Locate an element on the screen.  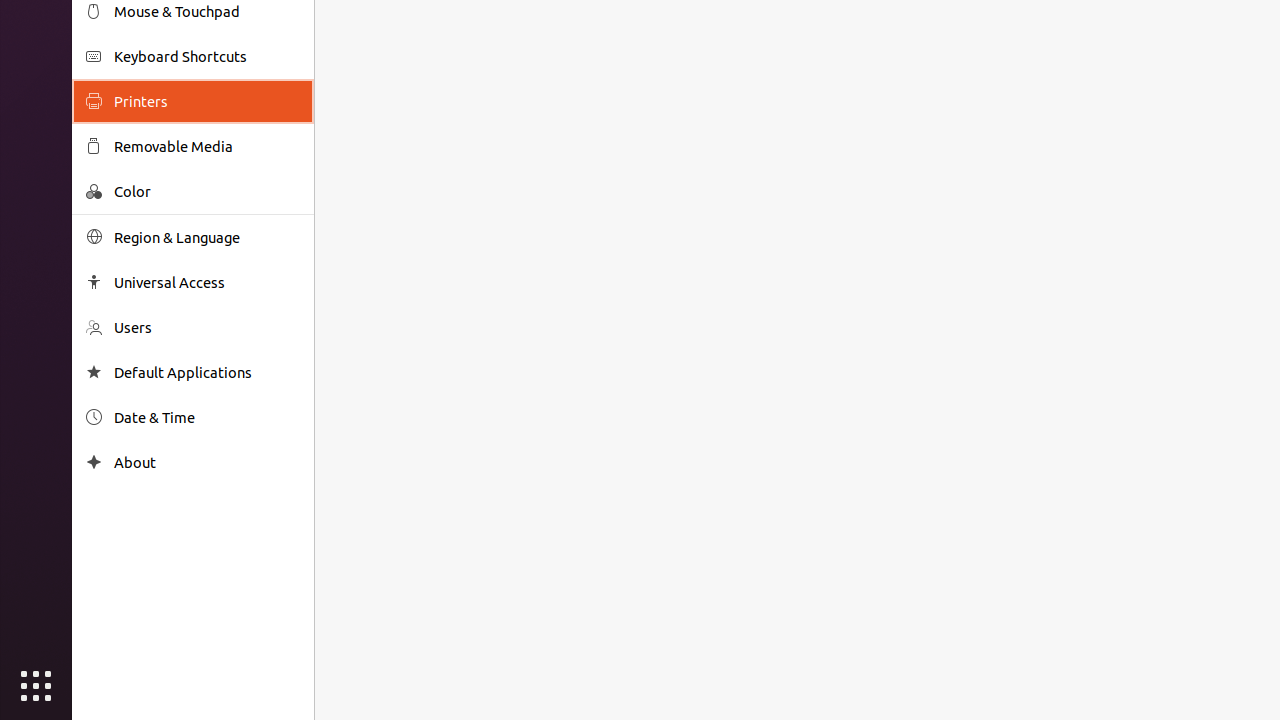
'Keyboard Shortcuts' is located at coordinates (206, 55).